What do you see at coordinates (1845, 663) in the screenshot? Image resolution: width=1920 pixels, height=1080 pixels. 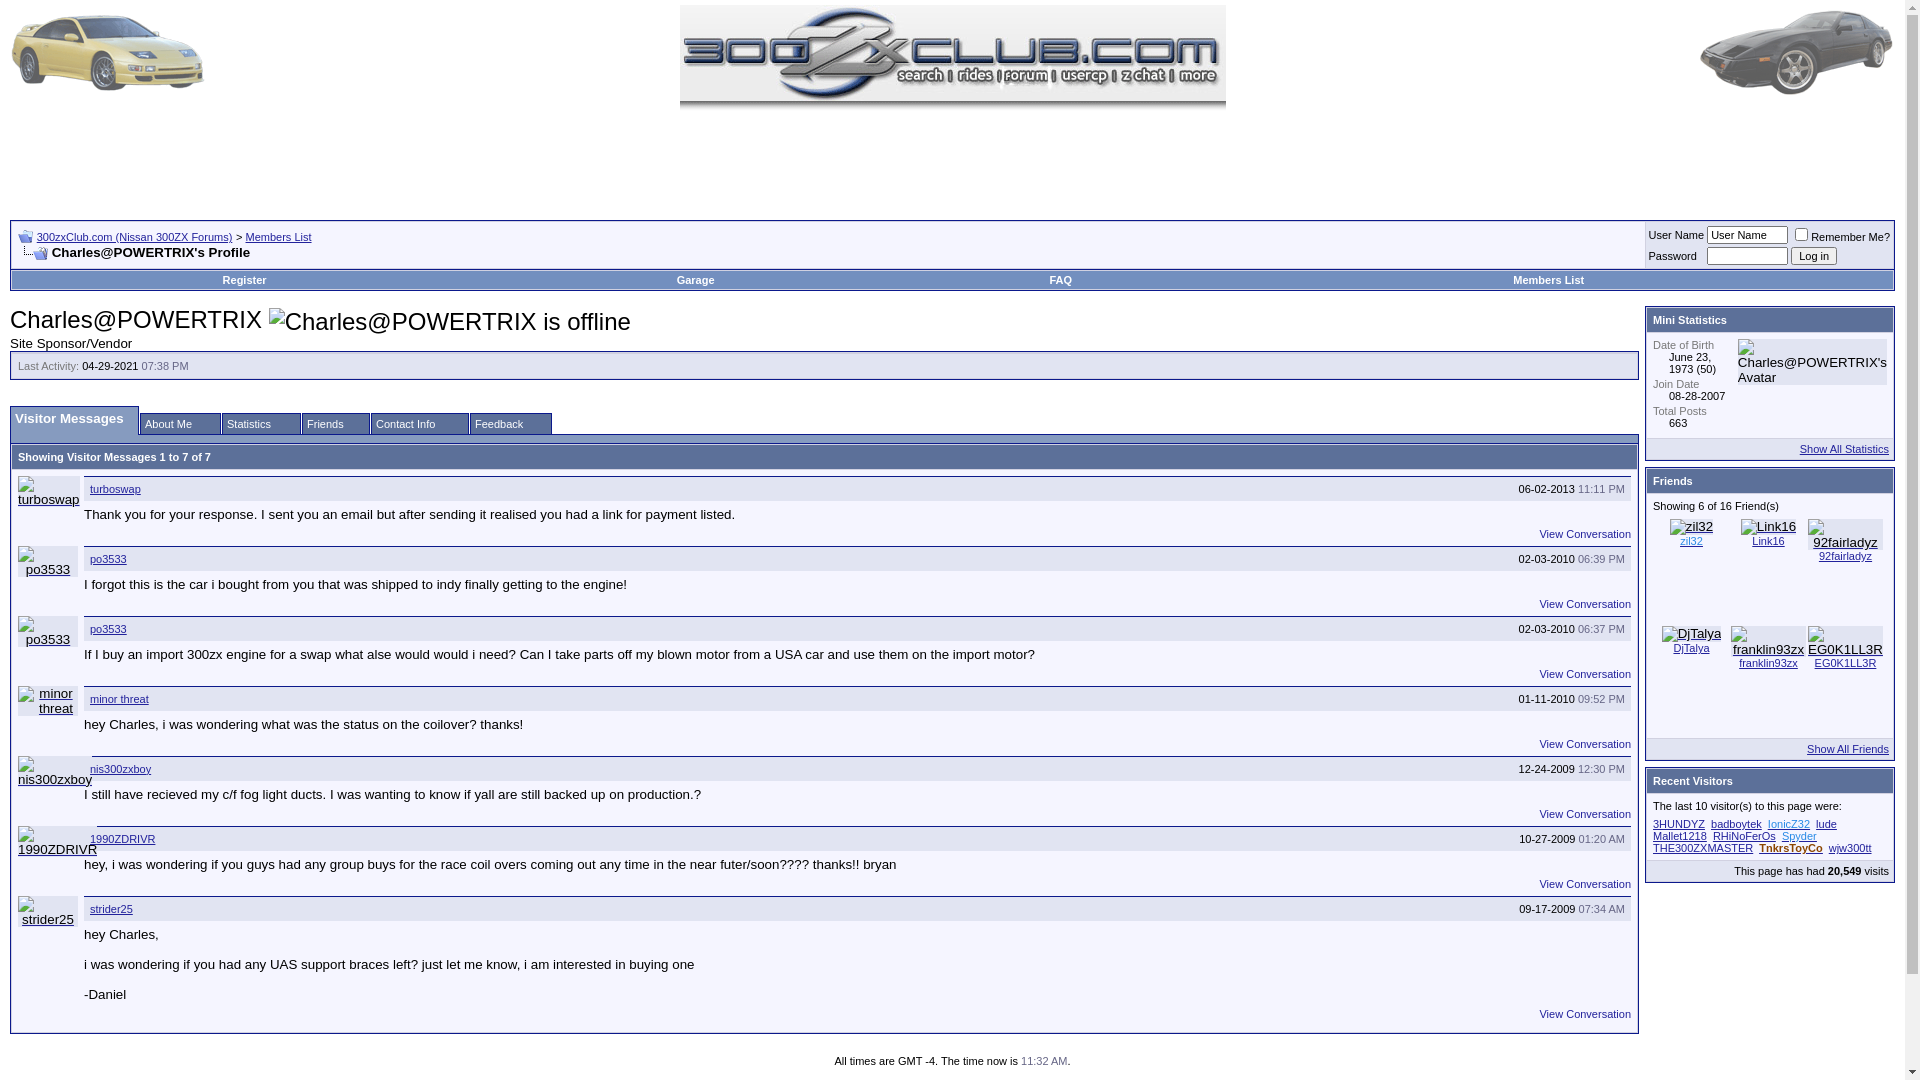 I see `'EG0K1LL3R'` at bounding box center [1845, 663].